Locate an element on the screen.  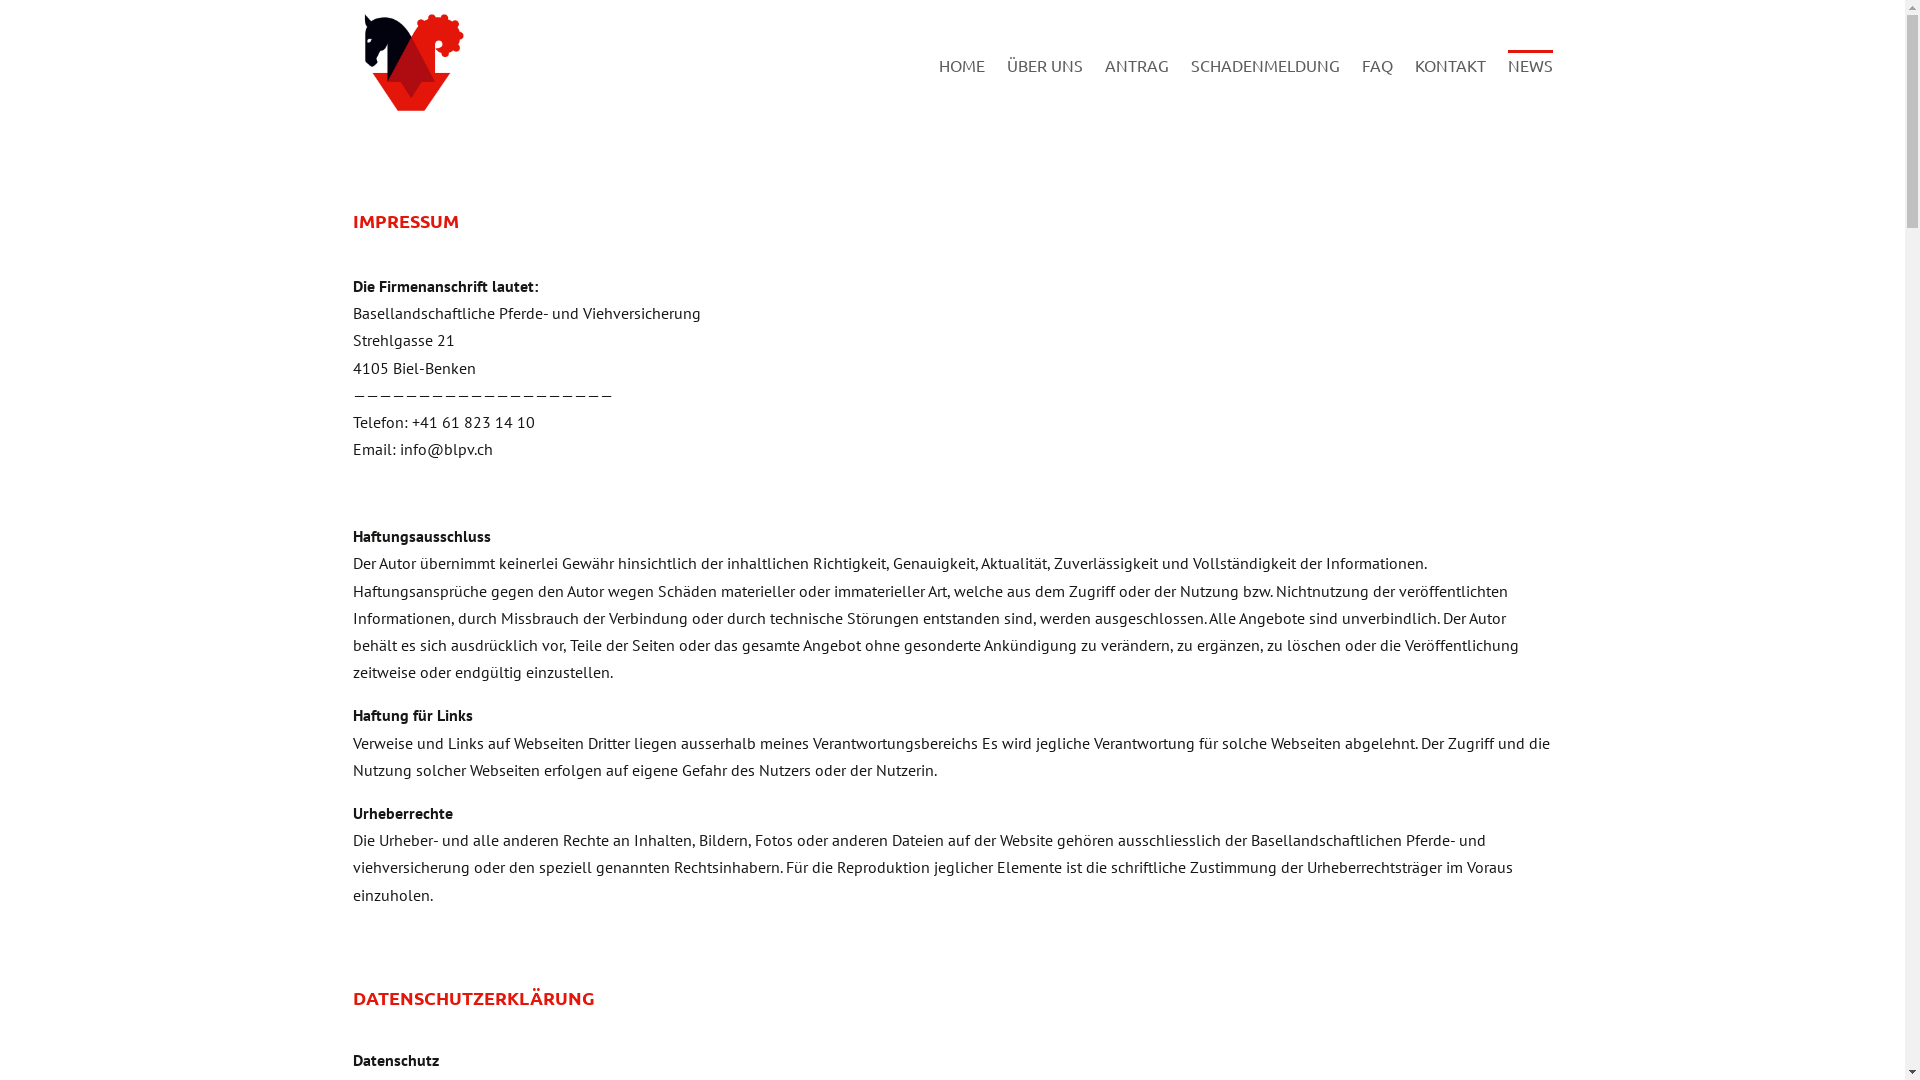
'HOME' is located at coordinates (960, 88).